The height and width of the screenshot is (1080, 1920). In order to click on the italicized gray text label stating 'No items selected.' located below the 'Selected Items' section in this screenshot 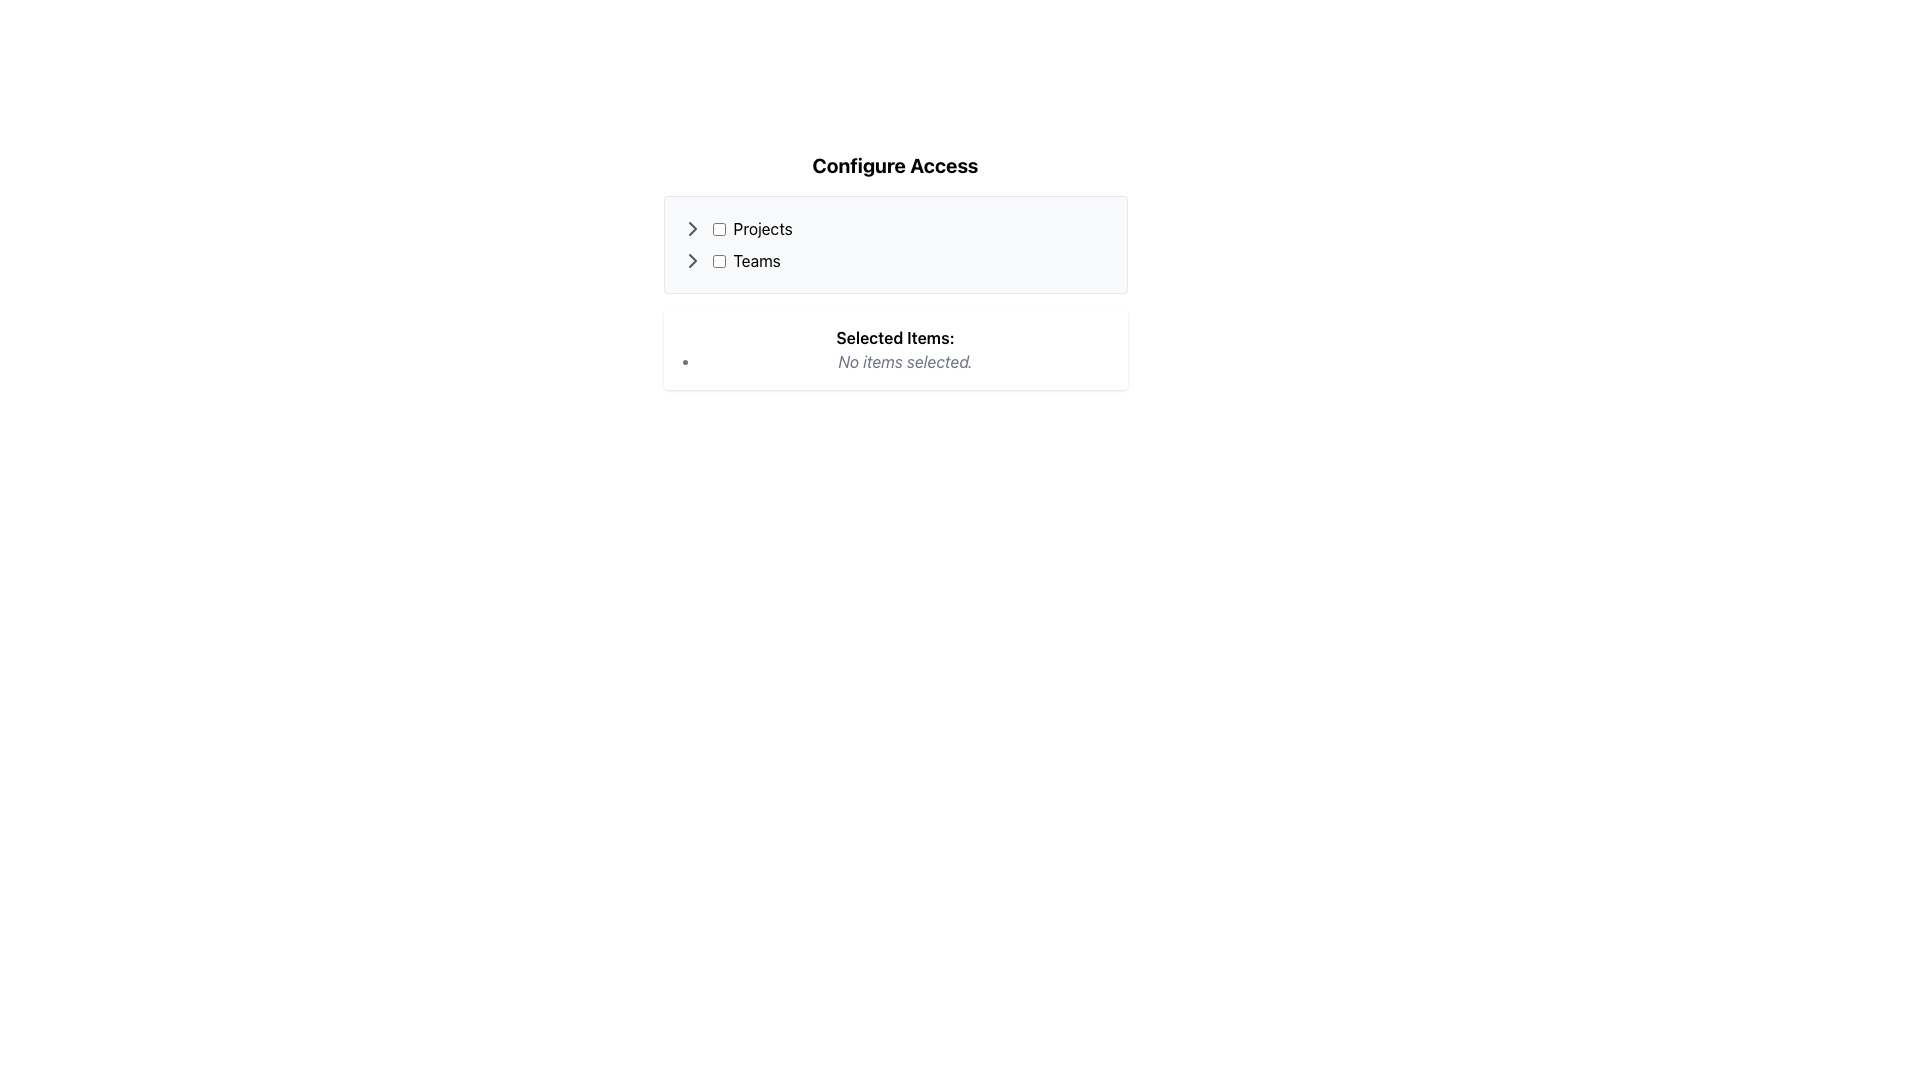, I will do `click(904, 362)`.